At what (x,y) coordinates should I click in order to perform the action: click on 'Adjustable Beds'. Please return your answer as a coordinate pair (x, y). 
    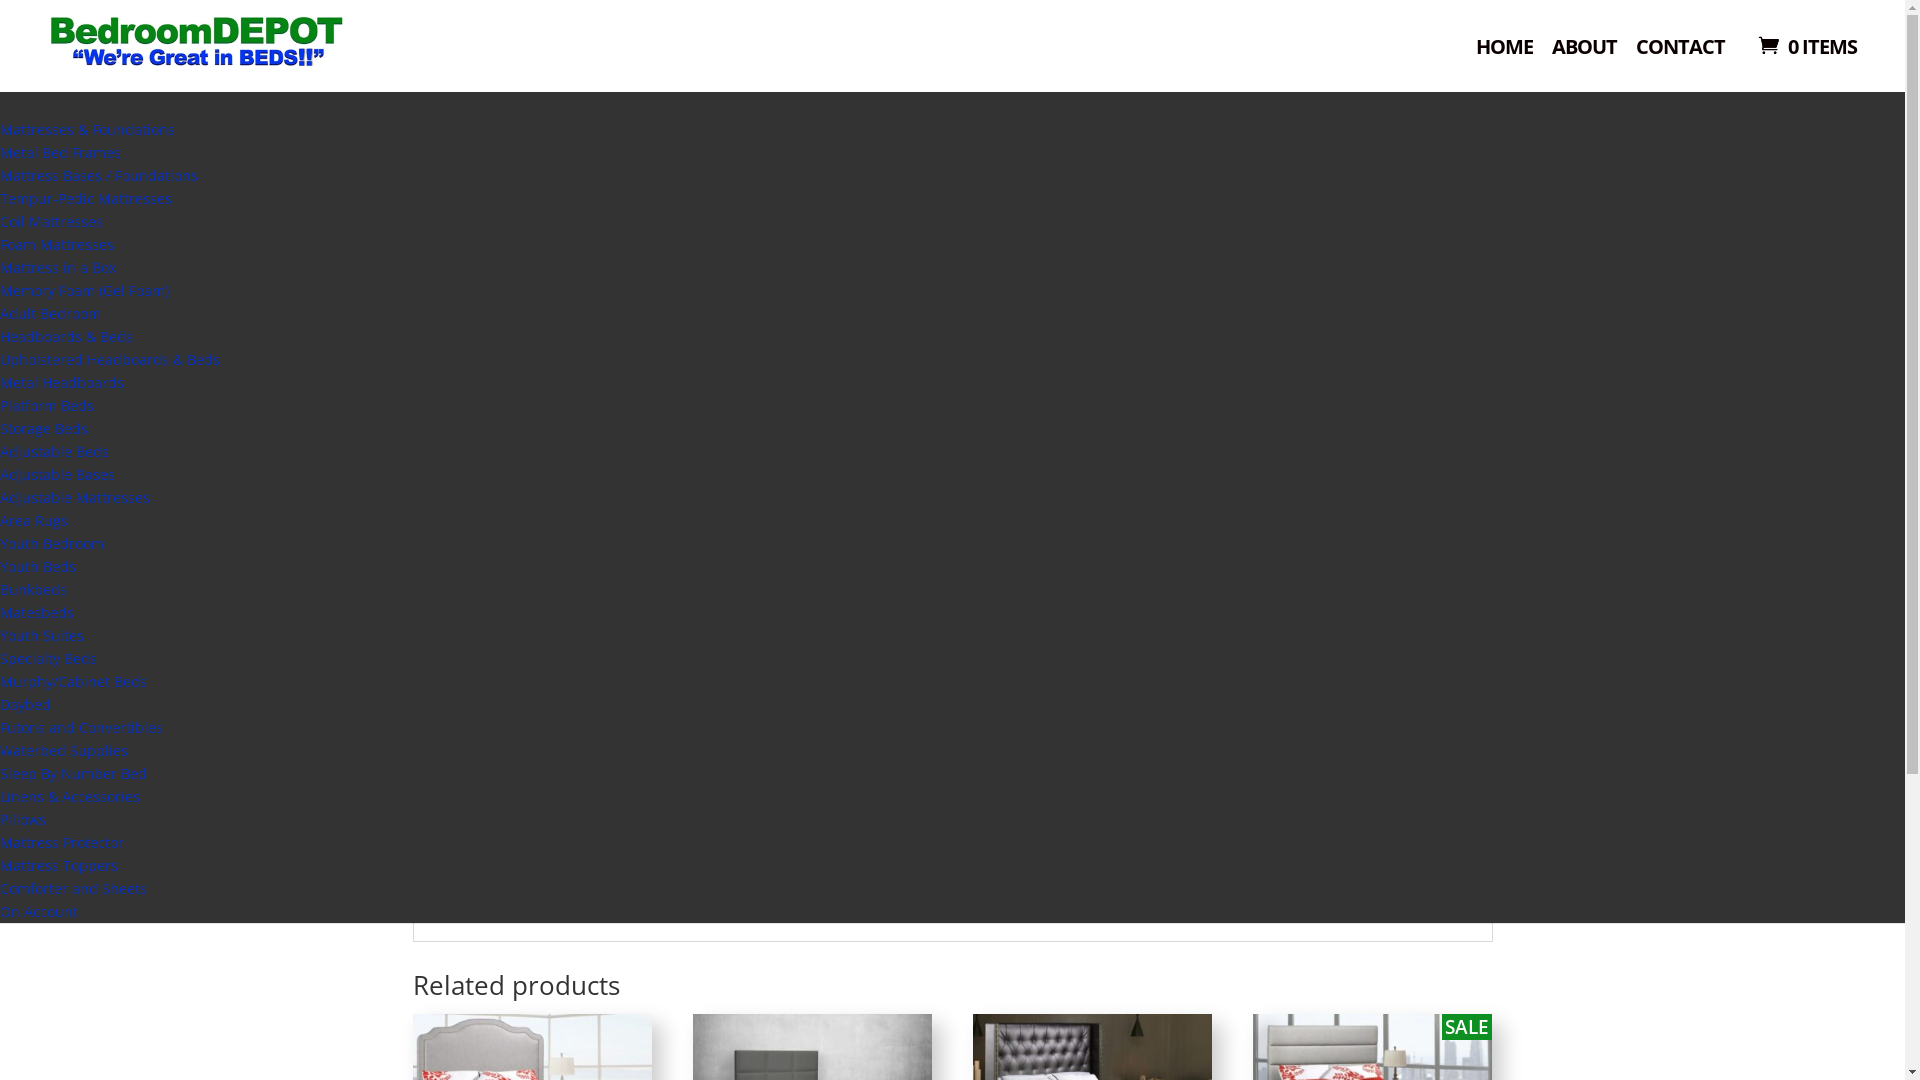
    Looking at the image, I should click on (54, 451).